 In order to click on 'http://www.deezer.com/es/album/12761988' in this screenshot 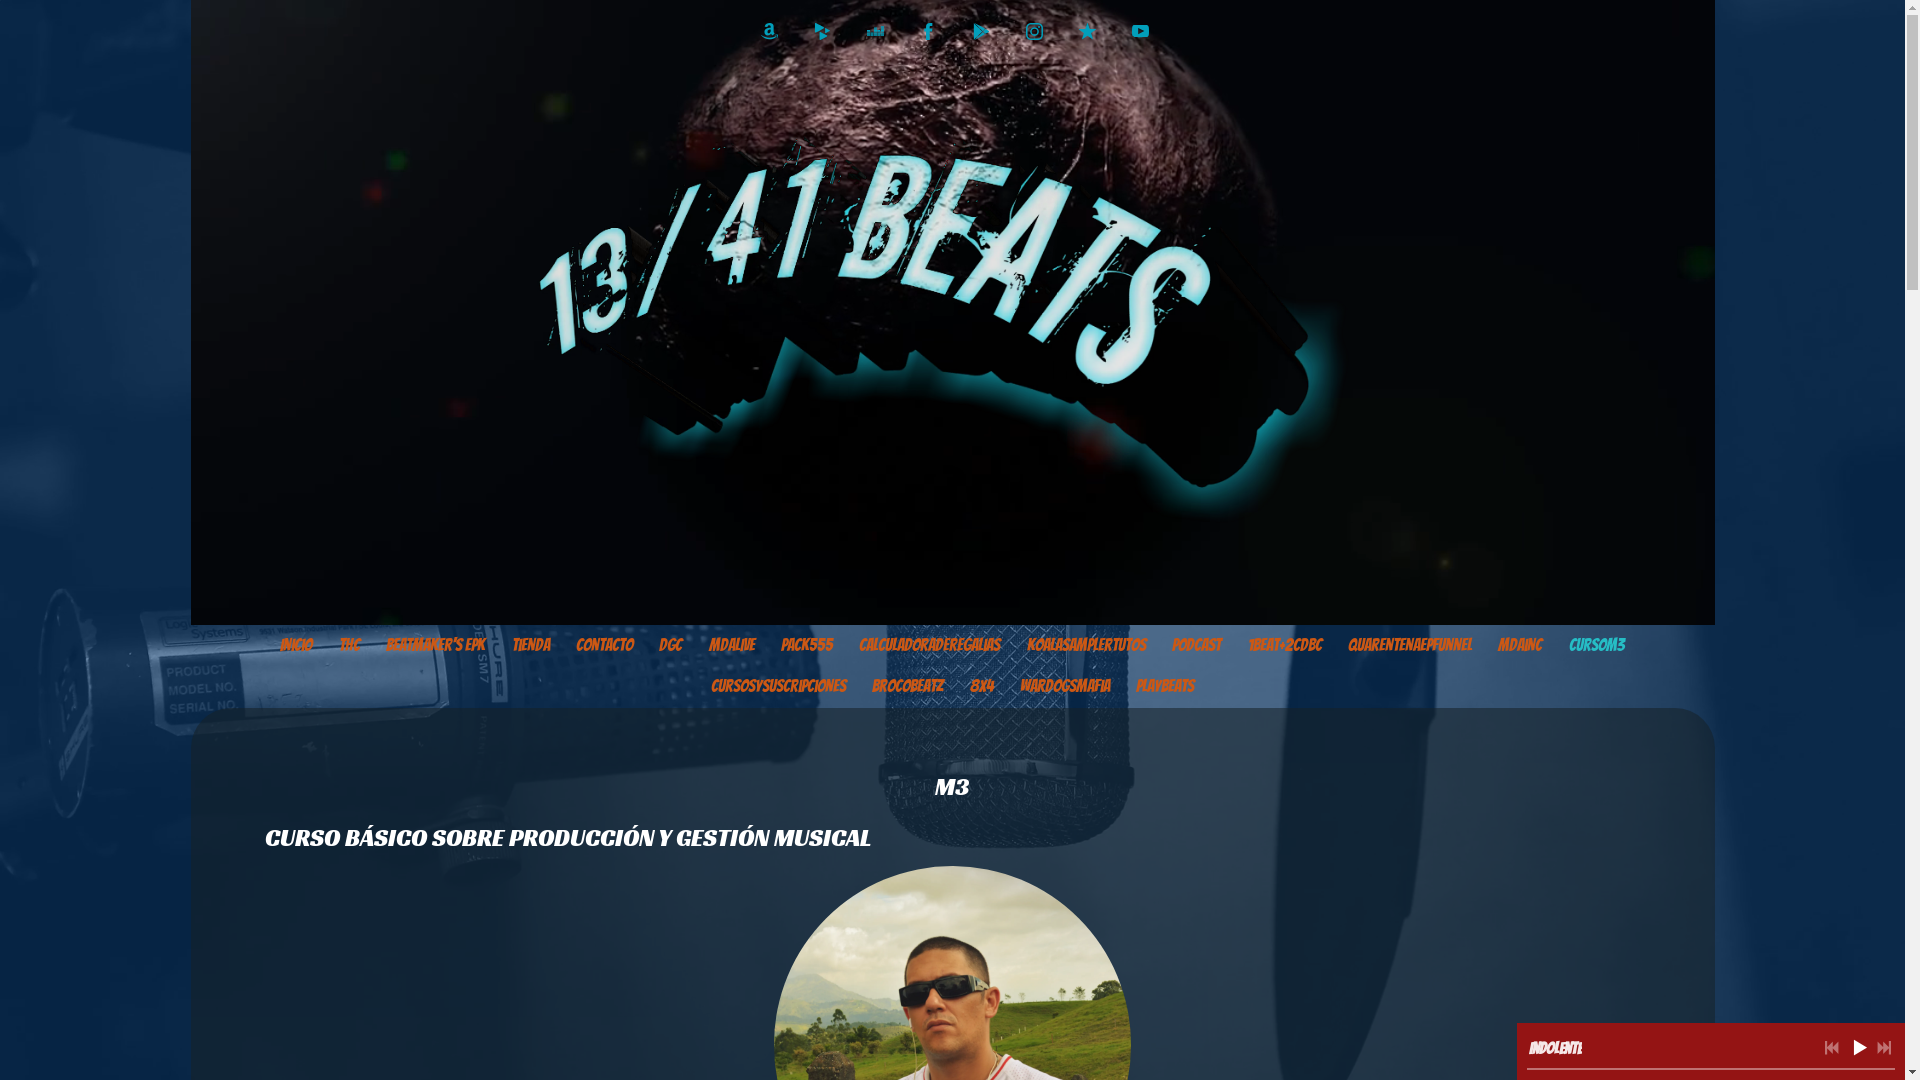, I will do `click(874, 31)`.